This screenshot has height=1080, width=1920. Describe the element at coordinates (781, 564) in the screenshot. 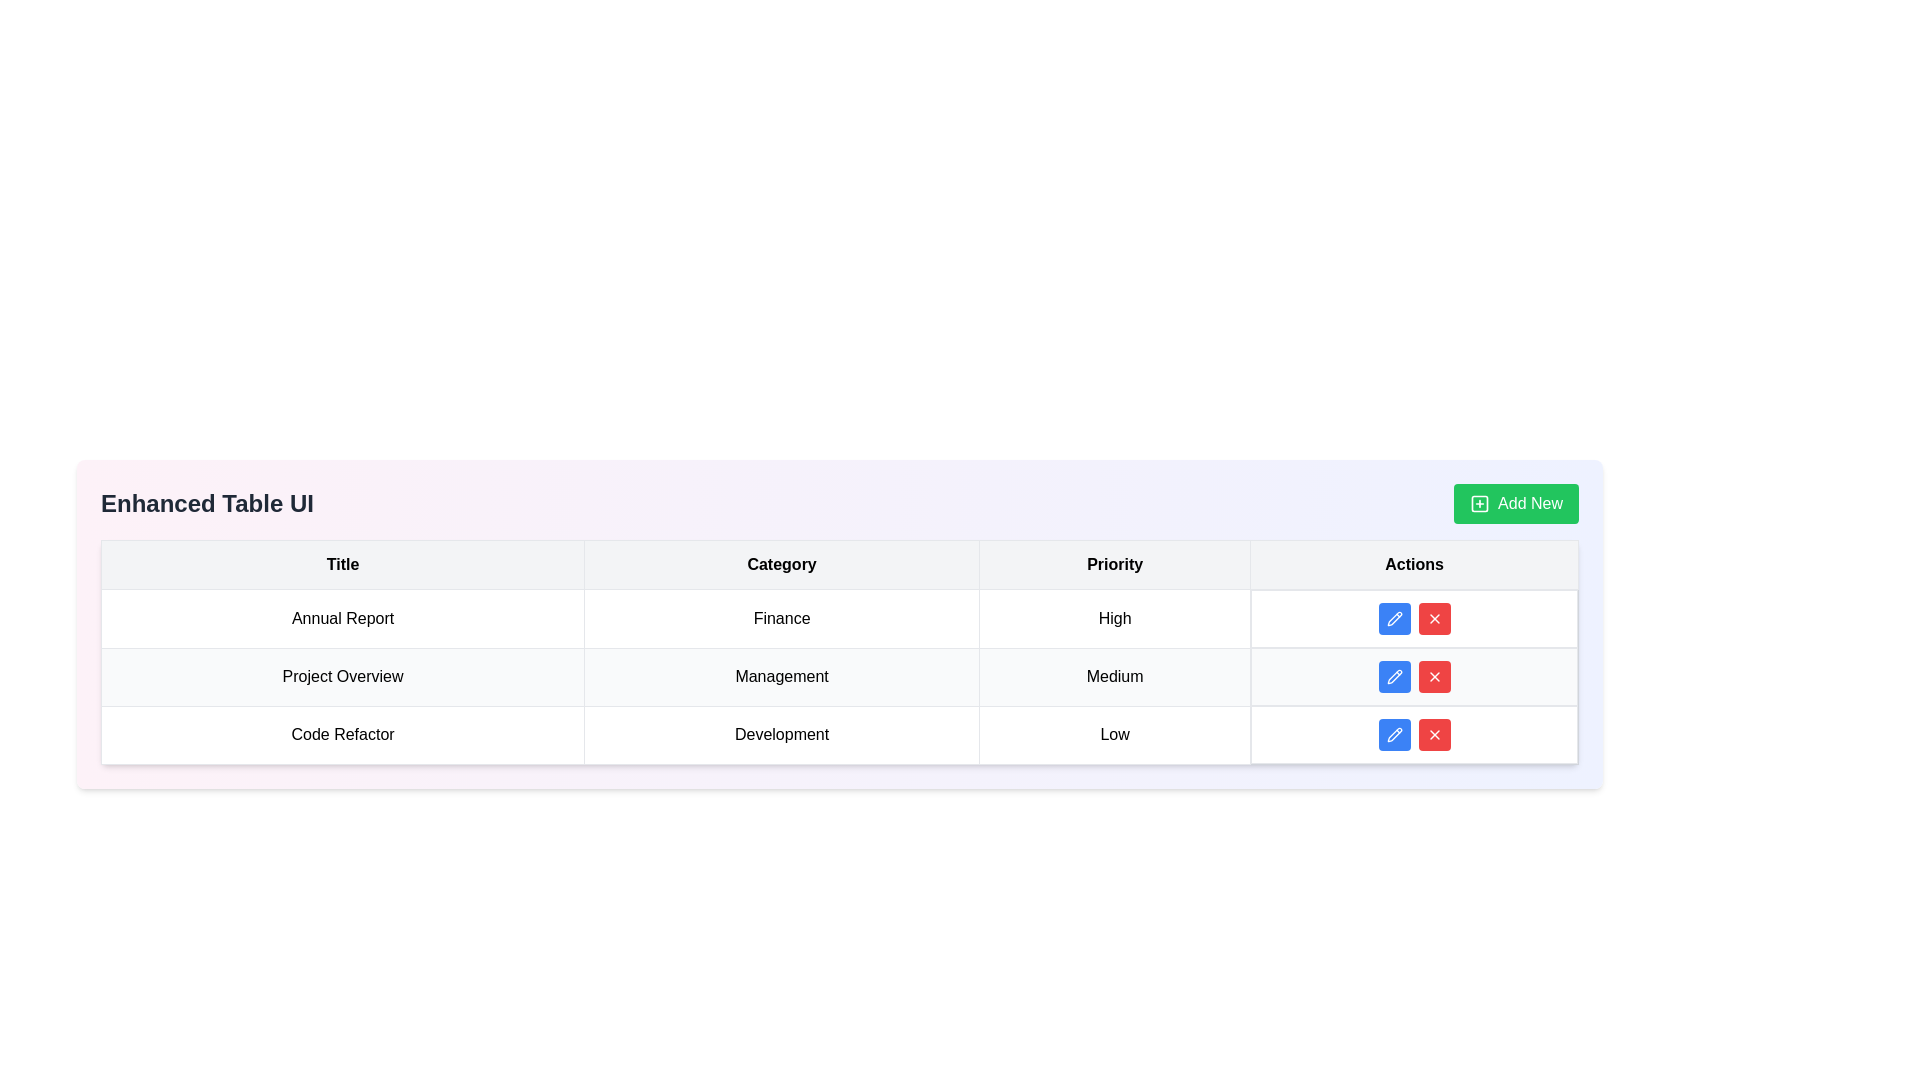

I see `the 'Category' header label in the table, which is positioned between 'Title' and 'Priority' in the header row` at that location.